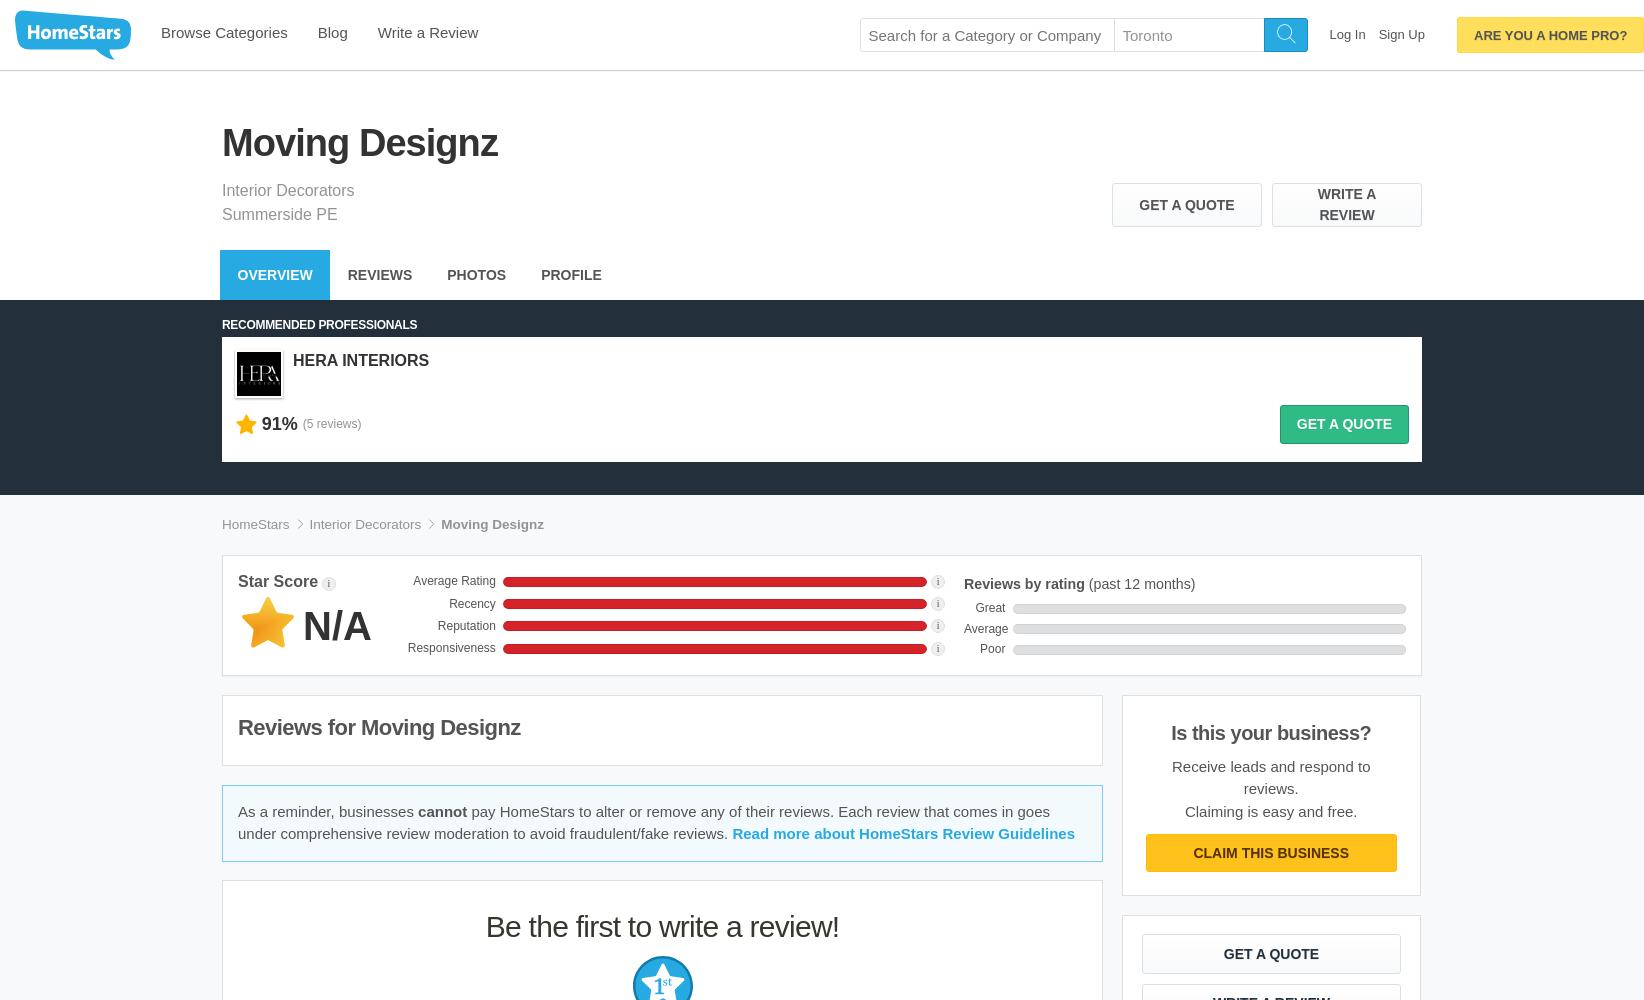 This screenshot has width=1644, height=1000. What do you see at coordinates (318, 323) in the screenshot?
I see `'Recommended Professionals'` at bounding box center [318, 323].